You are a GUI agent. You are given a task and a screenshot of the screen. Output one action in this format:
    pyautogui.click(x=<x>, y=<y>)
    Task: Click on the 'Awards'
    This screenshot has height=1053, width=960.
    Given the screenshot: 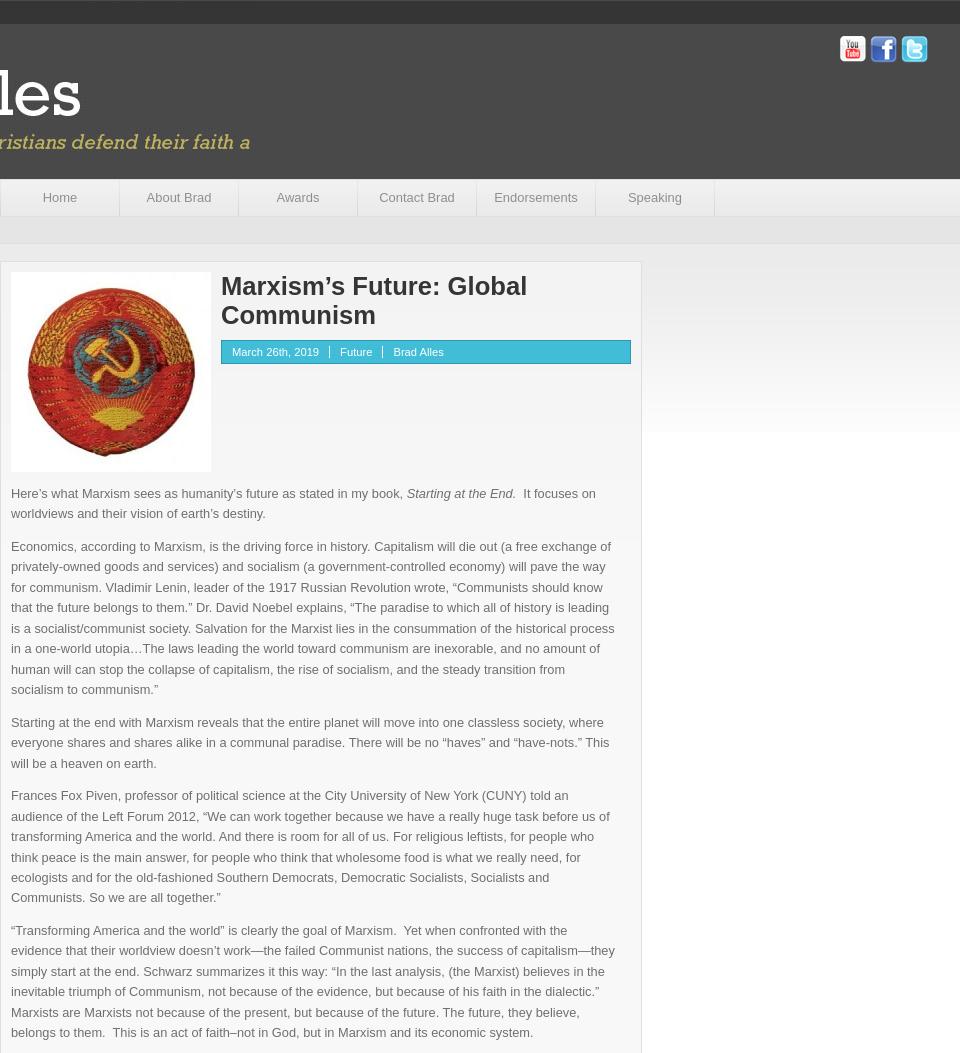 What is the action you would take?
    pyautogui.click(x=296, y=197)
    